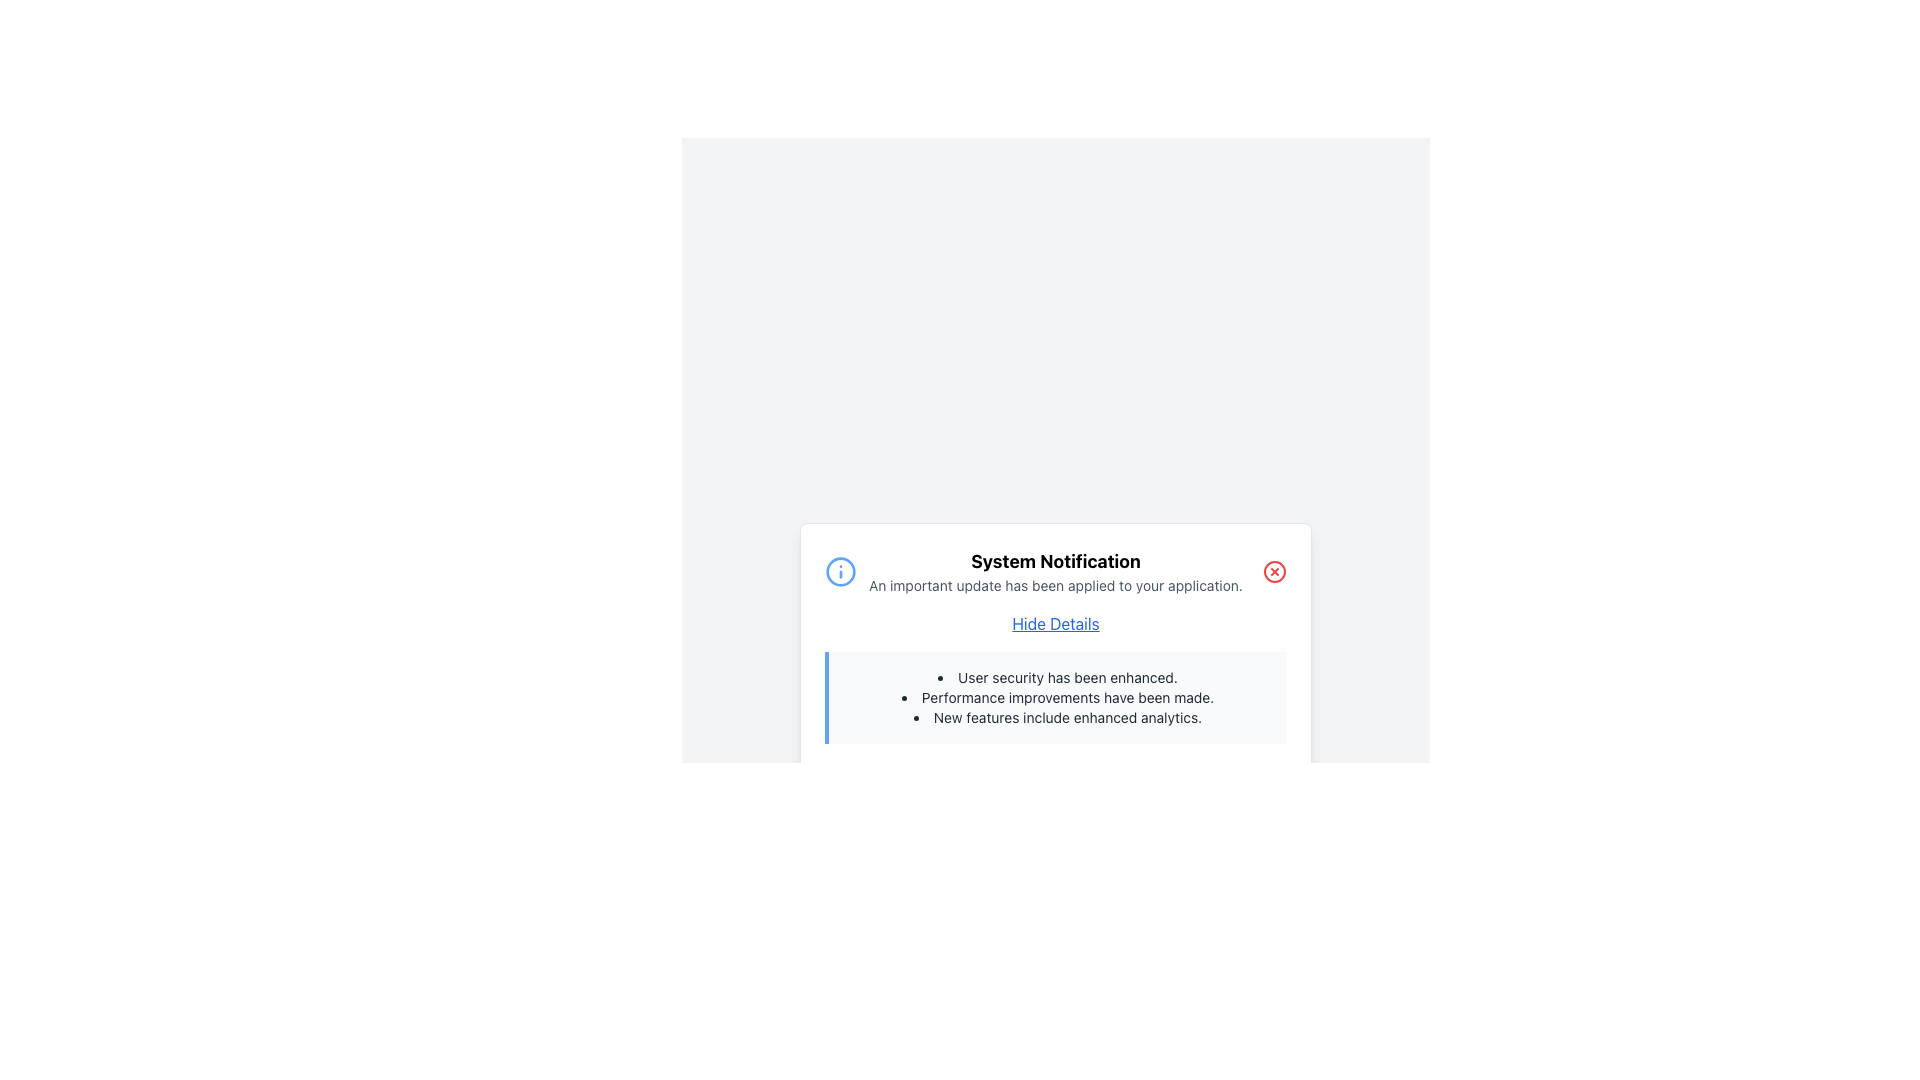 The width and height of the screenshot is (1920, 1080). Describe the element at coordinates (1055, 571) in the screenshot. I see `text from the Textual Content Block located in the middle-top area of the notification box, positioned below the informational icon and above the 'Hide Details' button` at that location.